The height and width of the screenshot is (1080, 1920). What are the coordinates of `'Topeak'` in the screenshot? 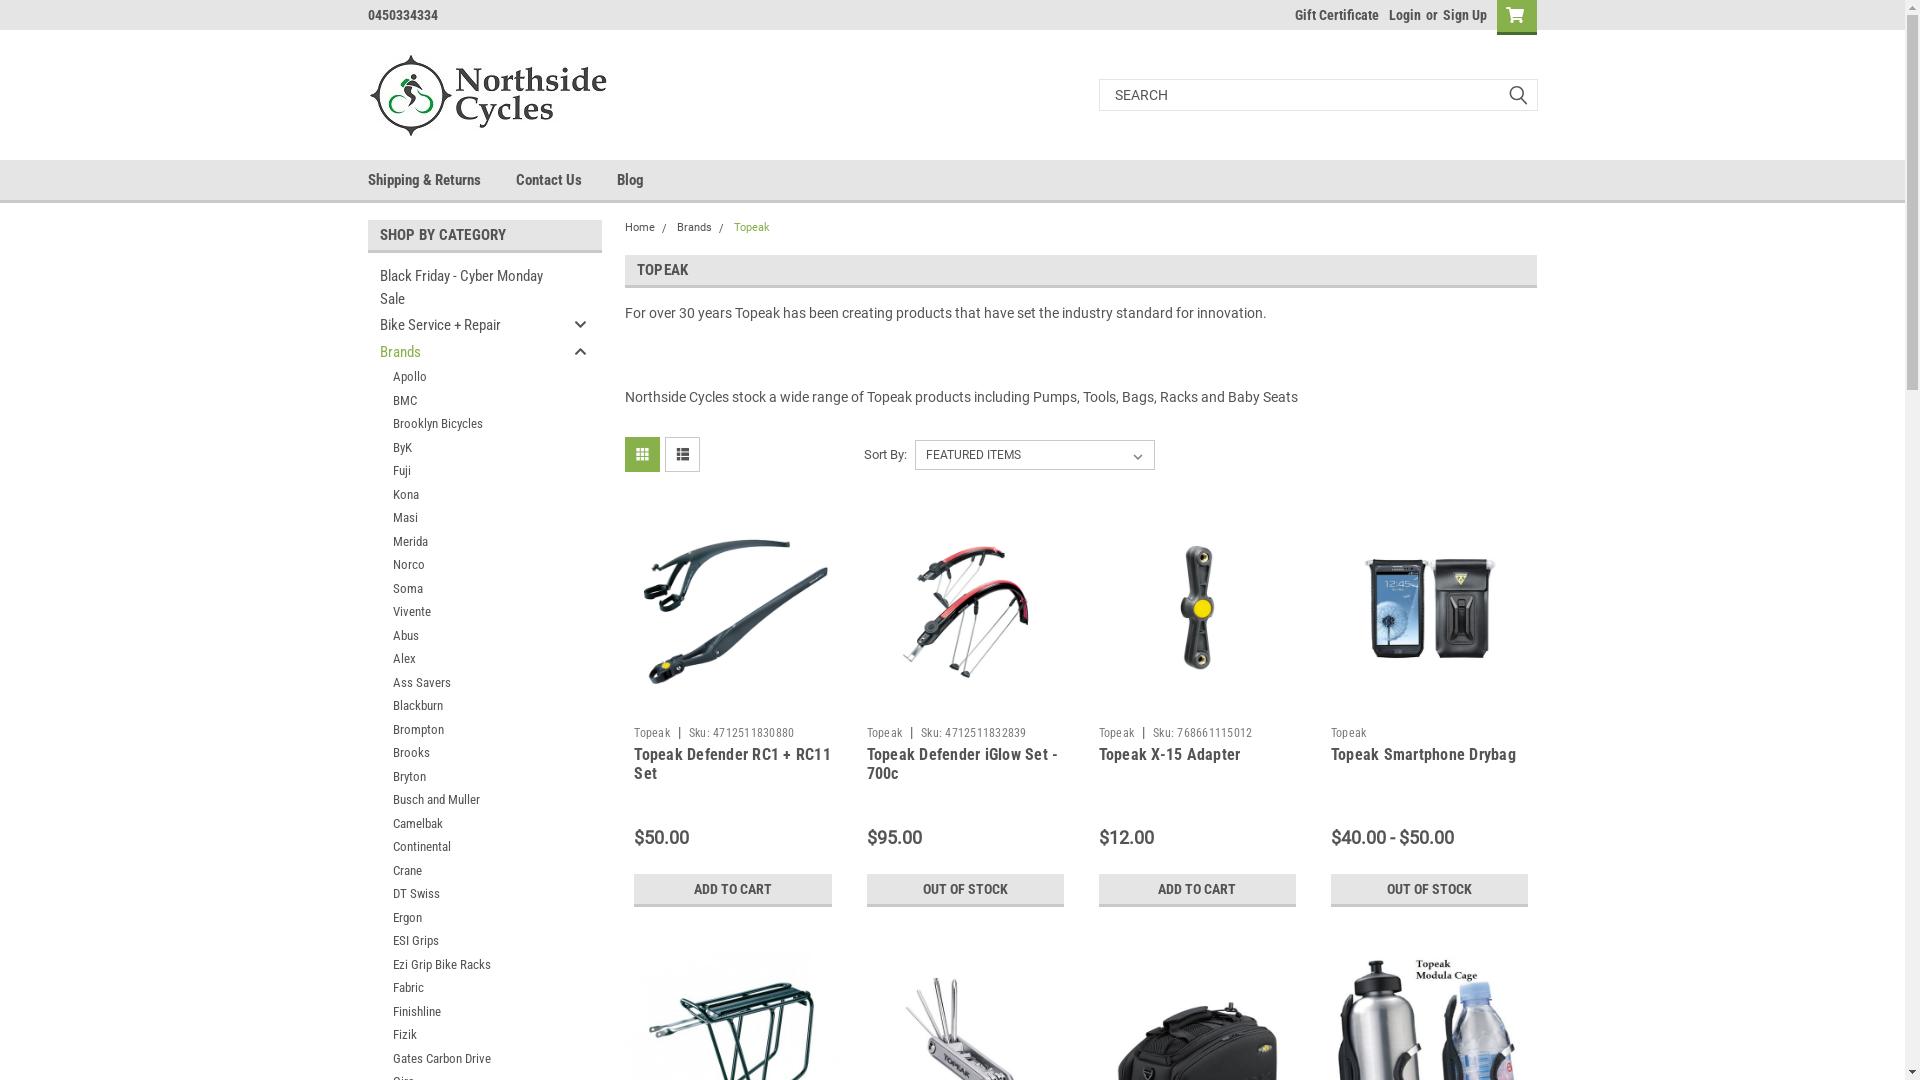 It's located at (1116, 732).